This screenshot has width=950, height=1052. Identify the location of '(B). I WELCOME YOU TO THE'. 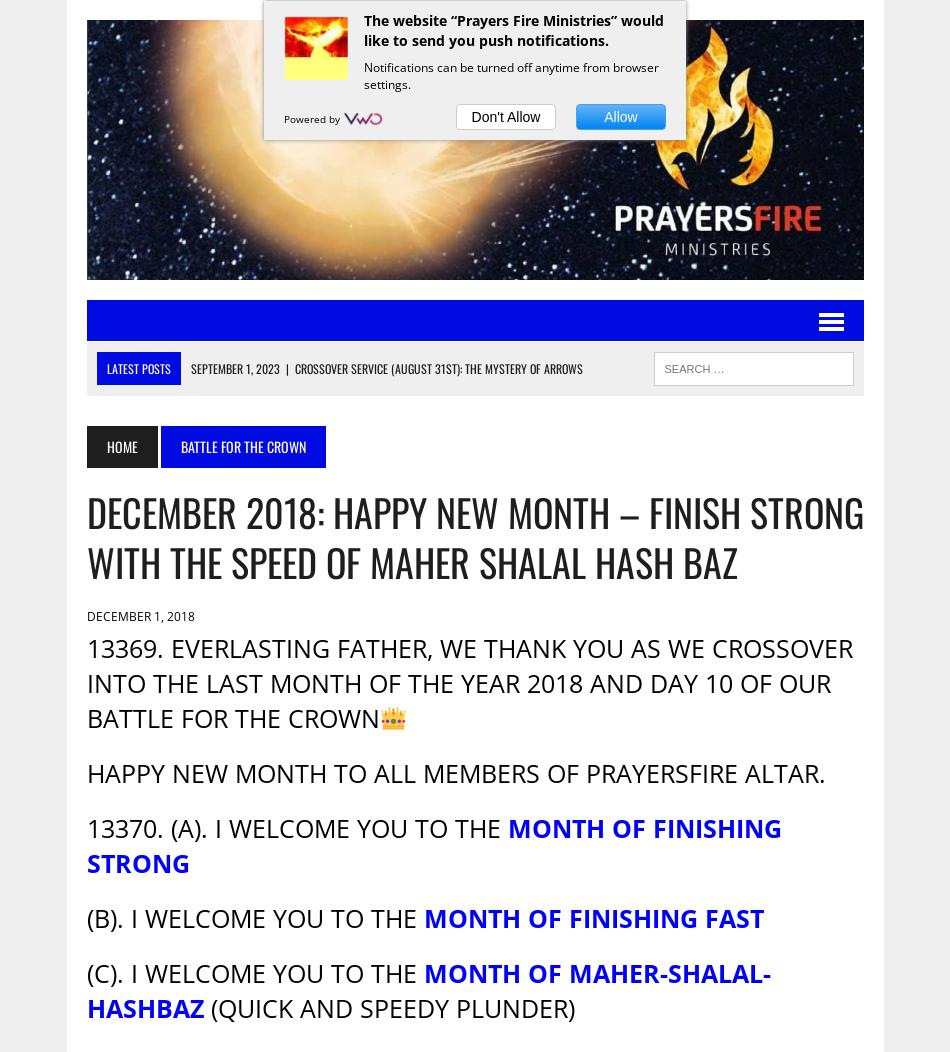
(253, 917).